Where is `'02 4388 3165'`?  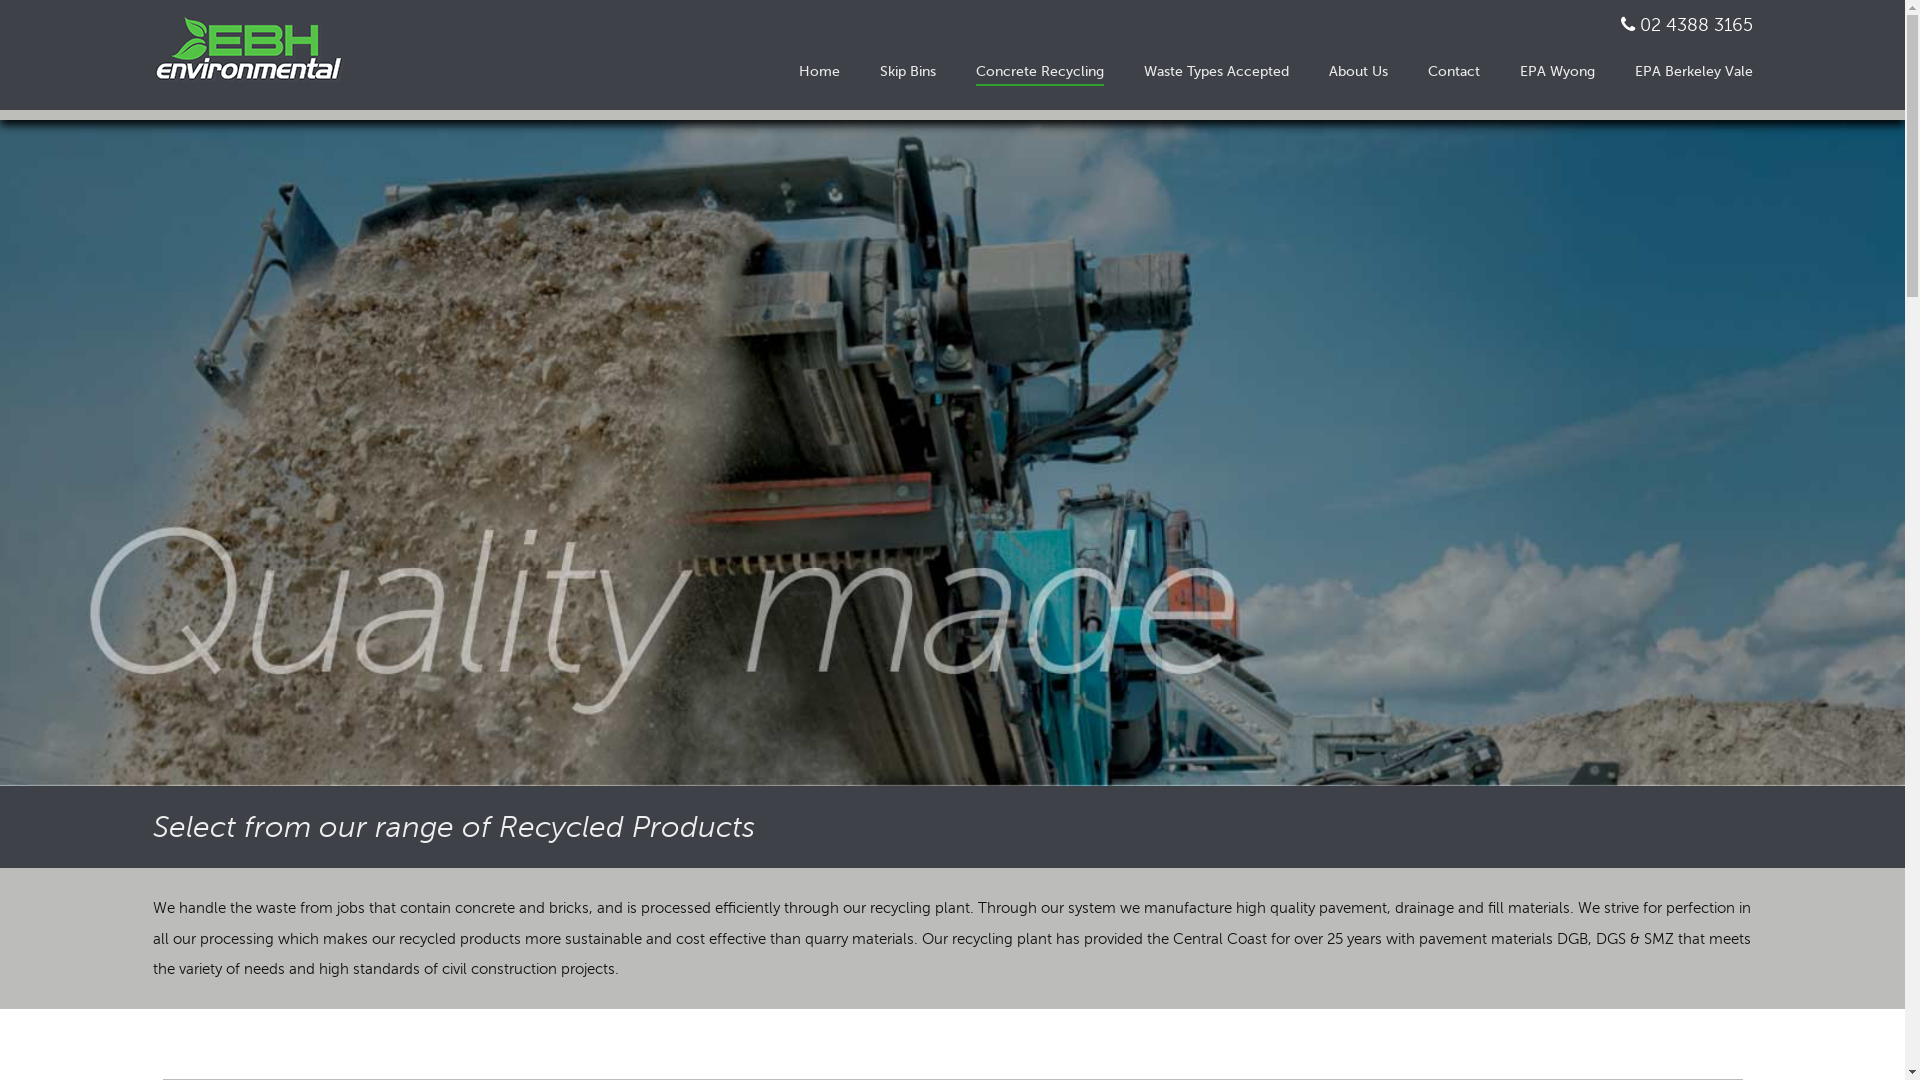
'02 4388 3165' is located at coordinates (1695, 24).